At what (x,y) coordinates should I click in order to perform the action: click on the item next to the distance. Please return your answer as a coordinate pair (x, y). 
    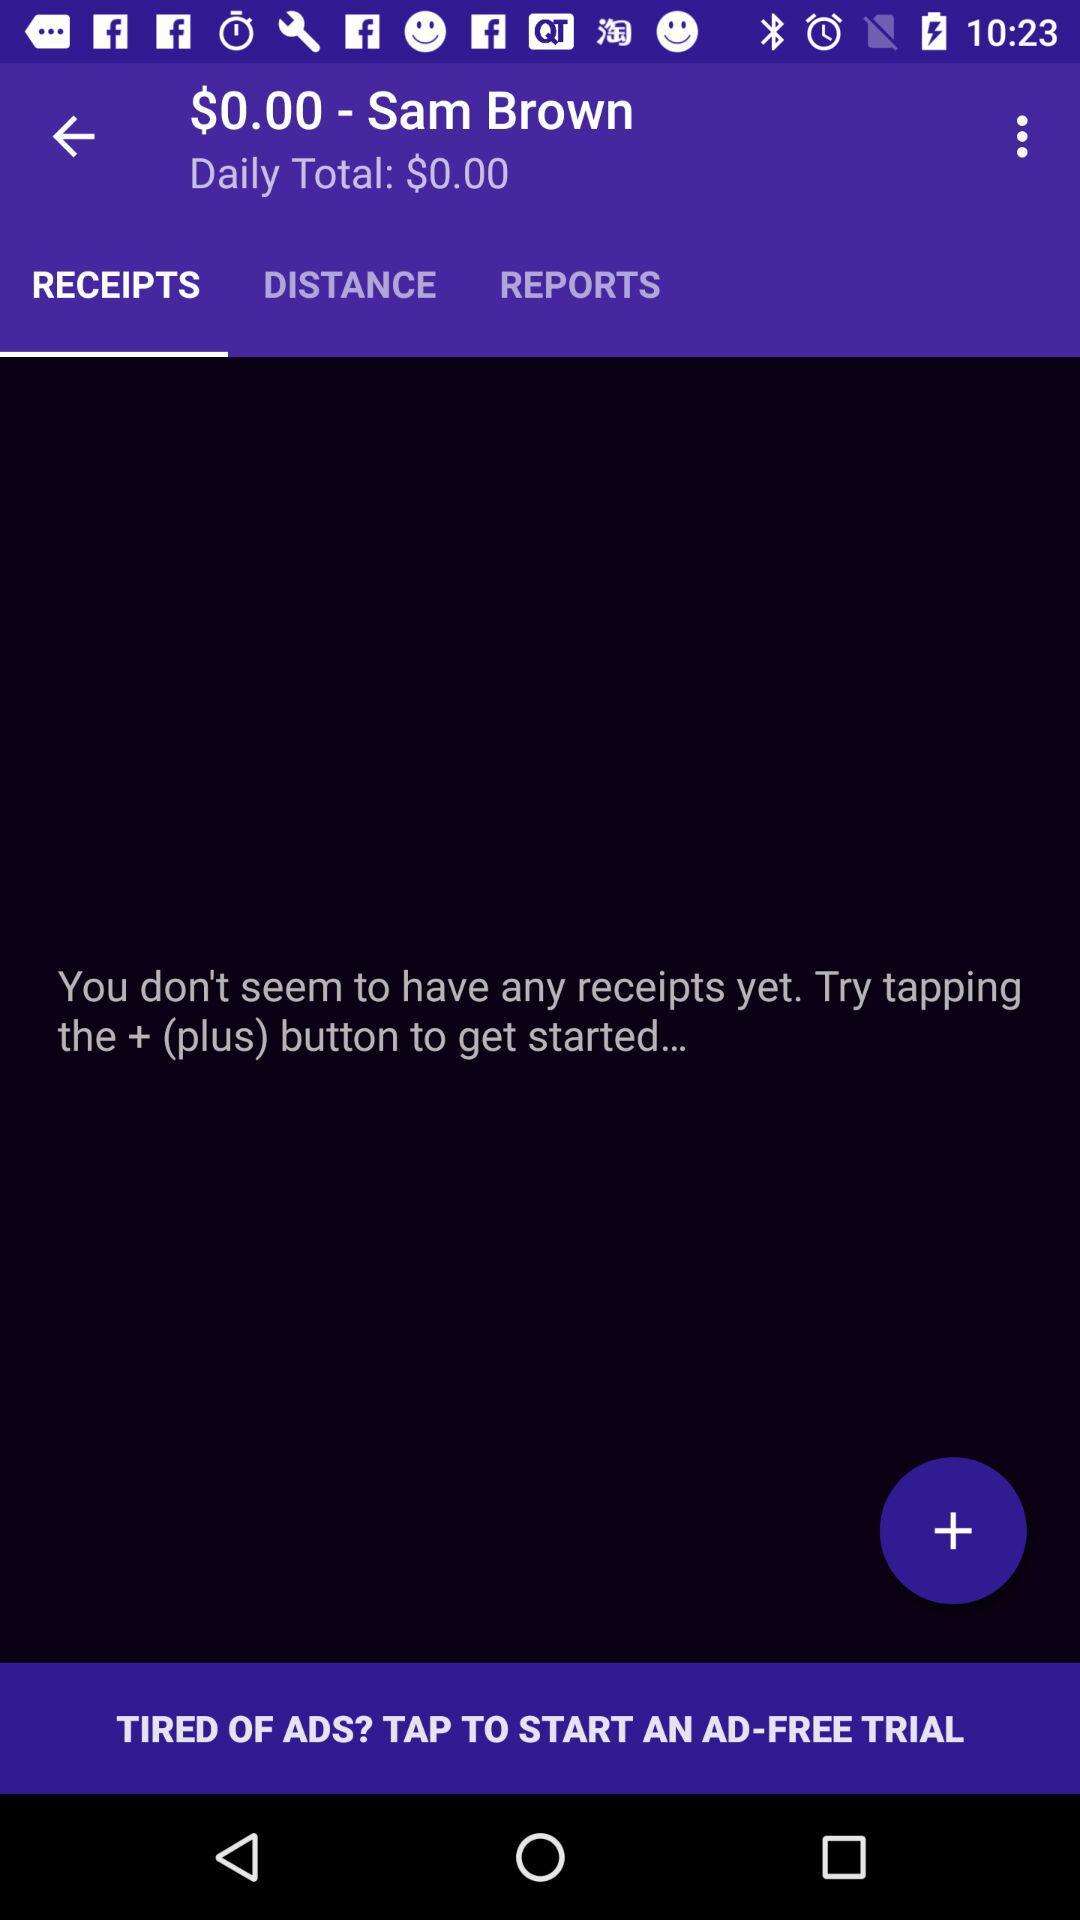
    Looking at the image, I should click on (580, 282).